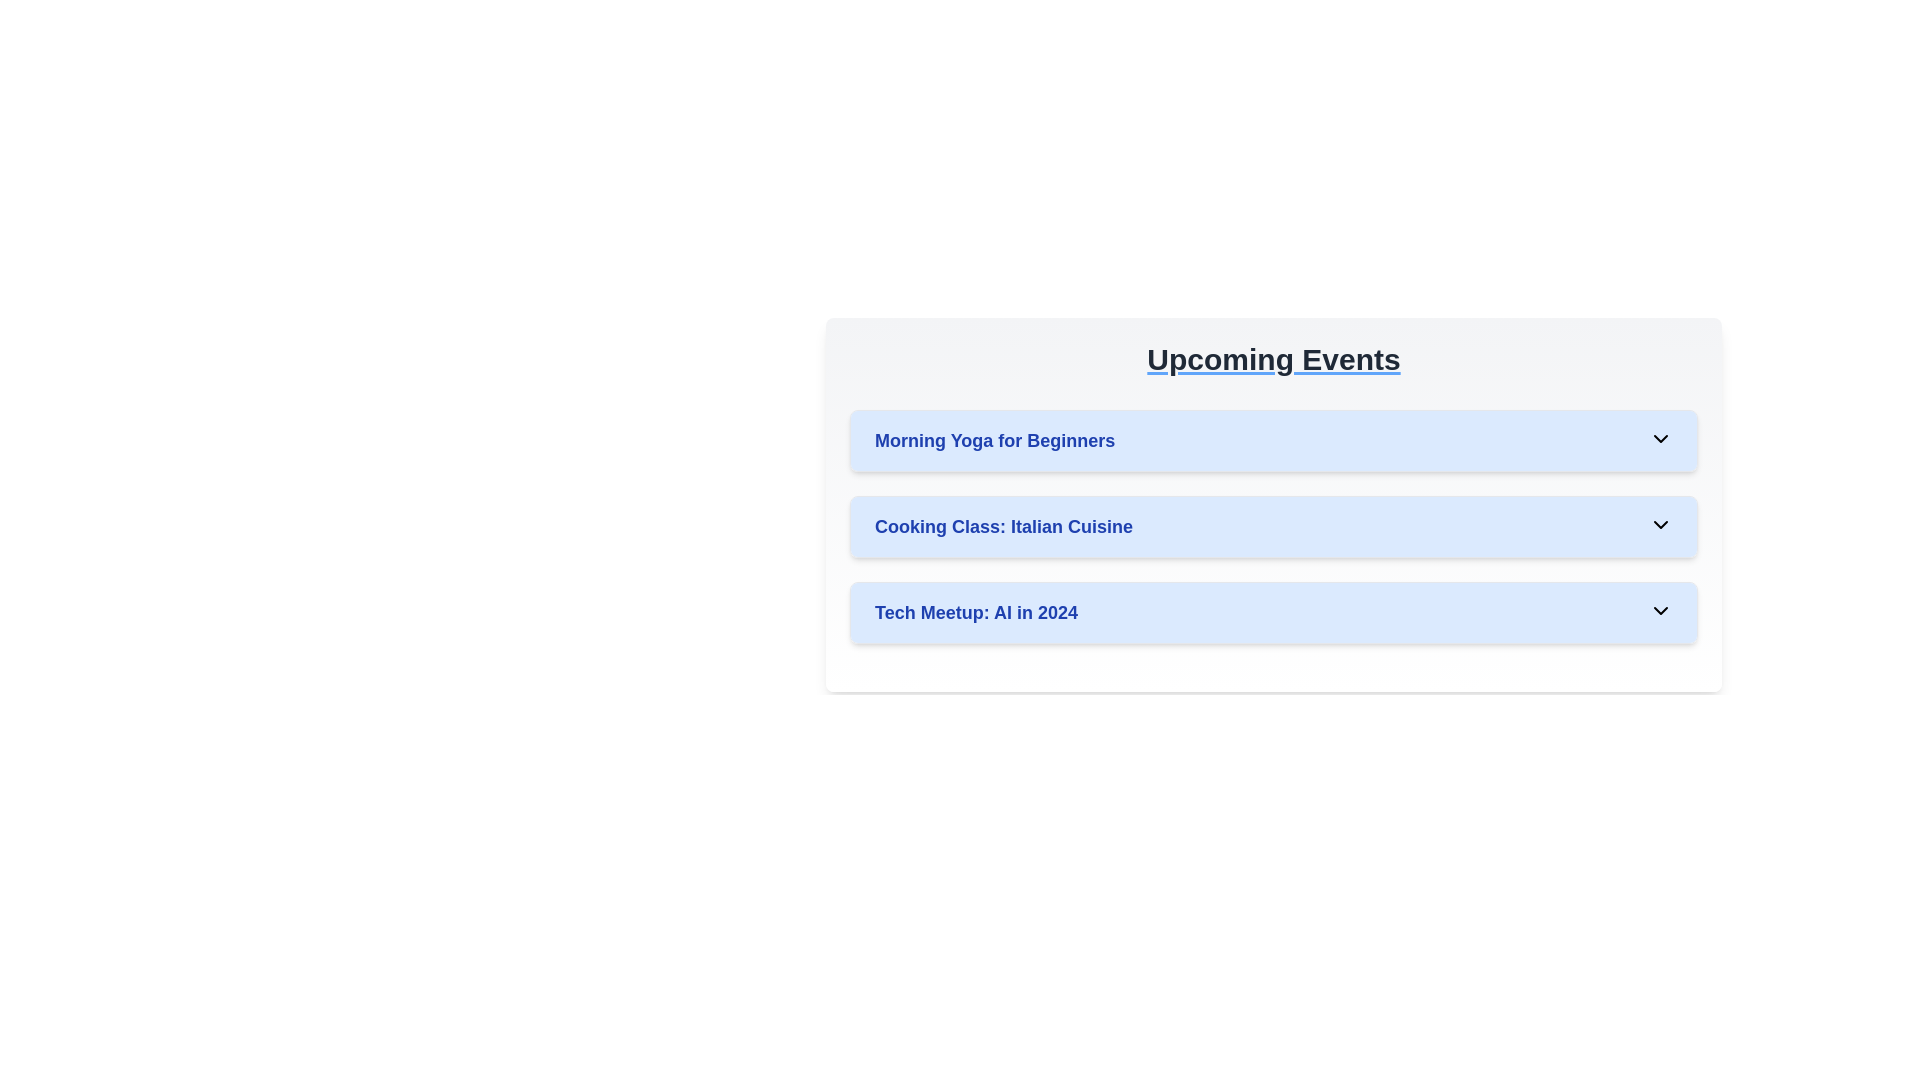 The image size is (1920, 1080). Describe the element at coordinates (1003, 526) in the screenshot. I see `text label that identifies the event 'Cooking Class: Italian Cuisine', located in the second row under the 'Upcoming Events' header with a light blue background` at that location.